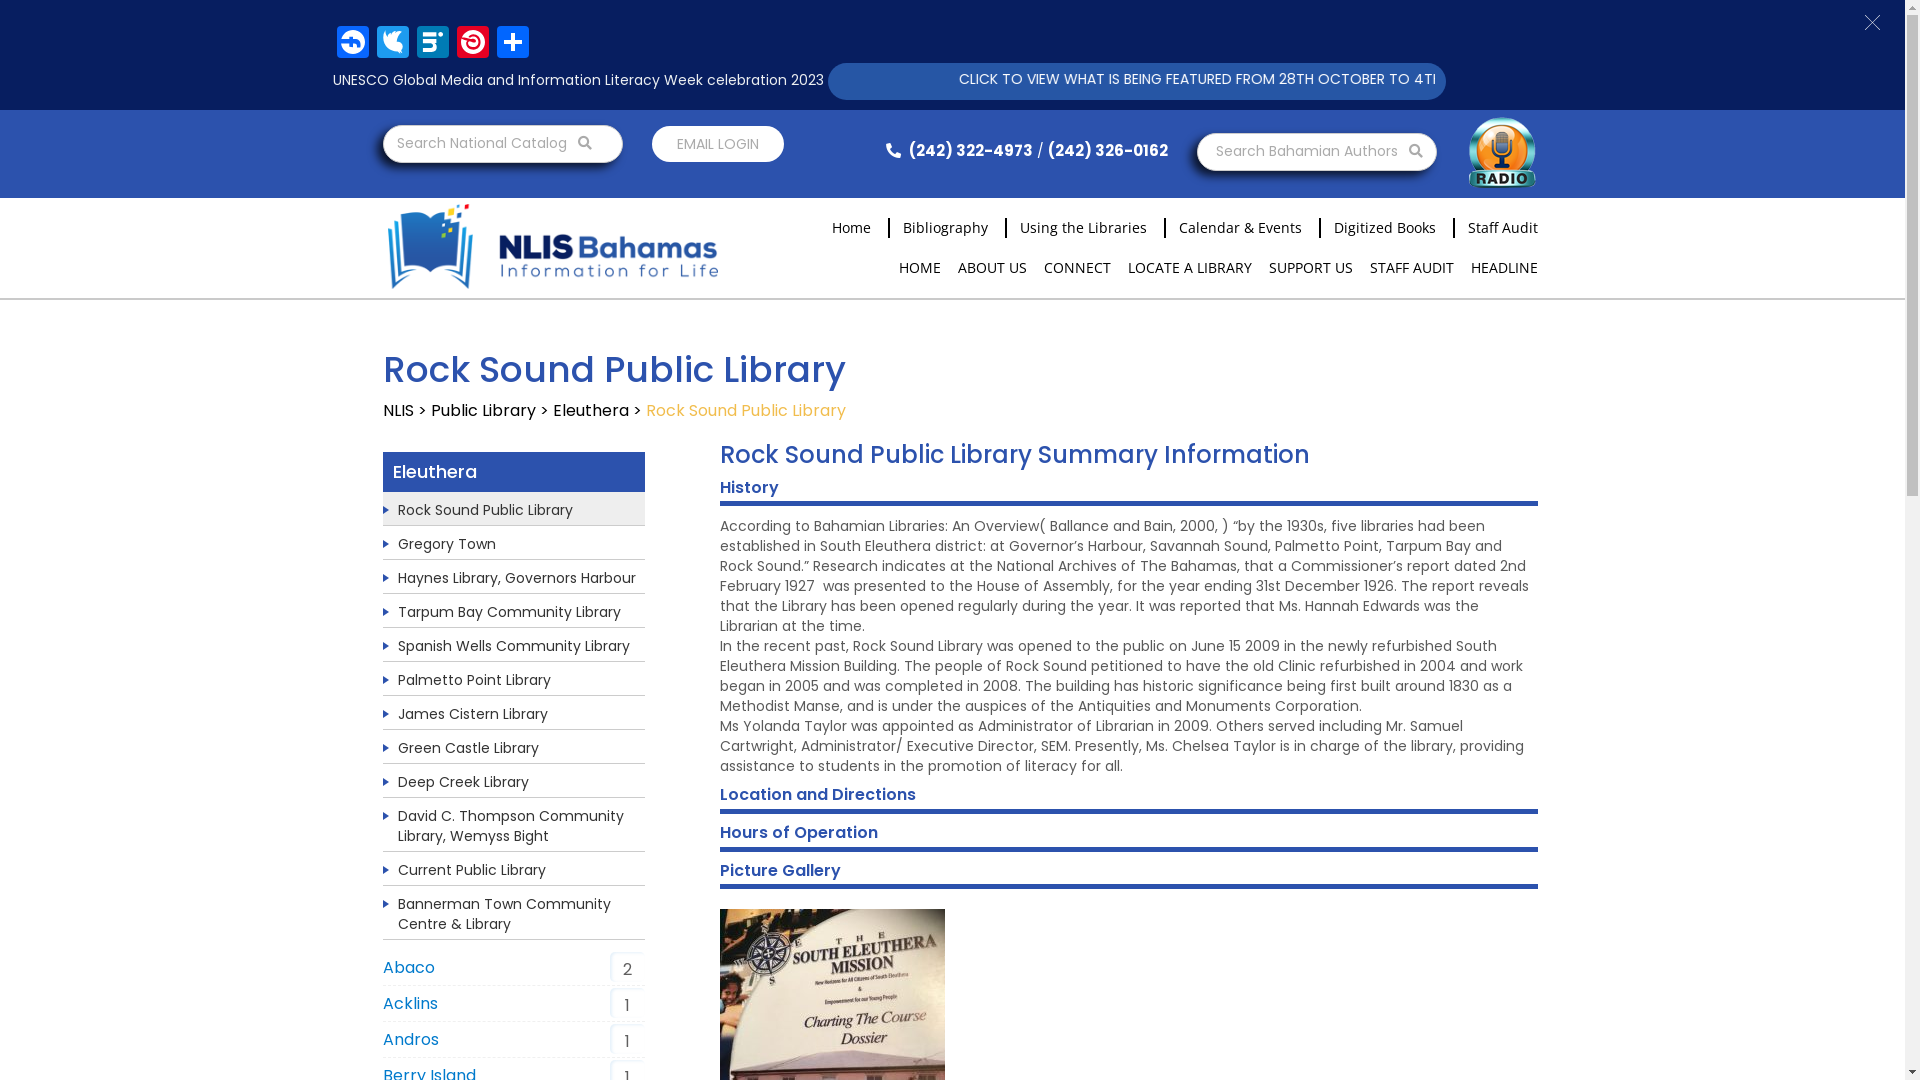  I want to click on 'Bibliography', so click(938, 226).